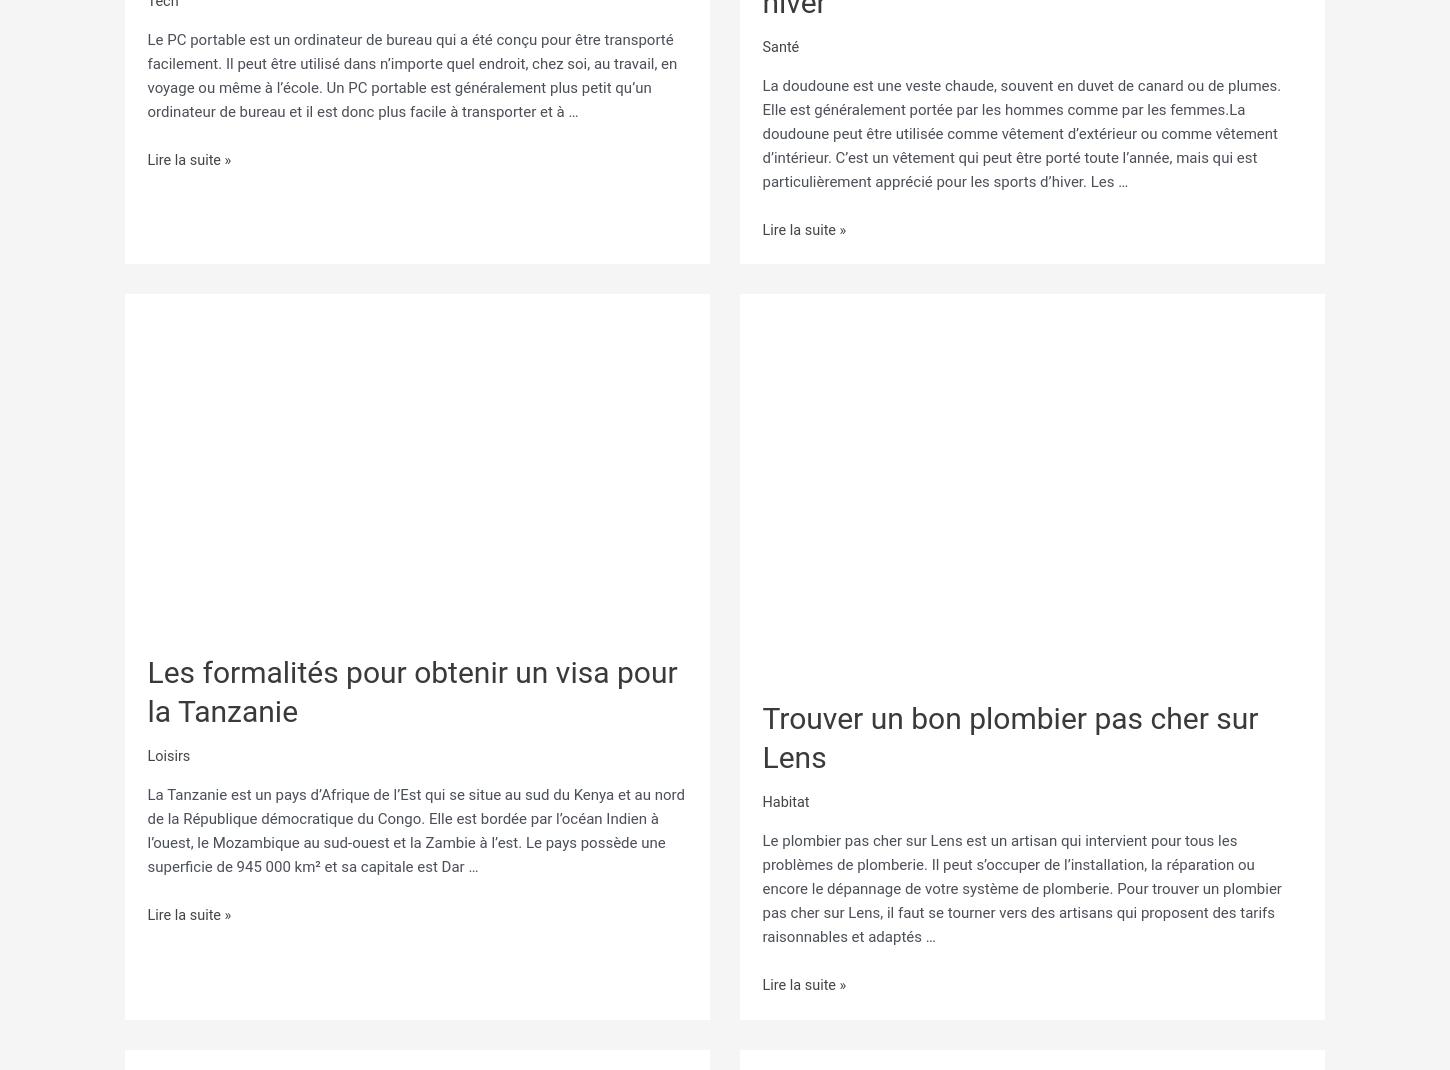  I want to click on 'La doudoune est une veste chaude, souvent en duvet de canard ou de plumes. Elle est généralement portée par les hommes comme par les femmes.La doudoune peut être utilisée comme vêtement d’extérieur ou comme vêtement d’intérieur. C’est un vêtement qui peut être porté toute l’année, mais qui est particulièrement apprécié pour les sports d’hiver. Les …', so click(1021, 127).